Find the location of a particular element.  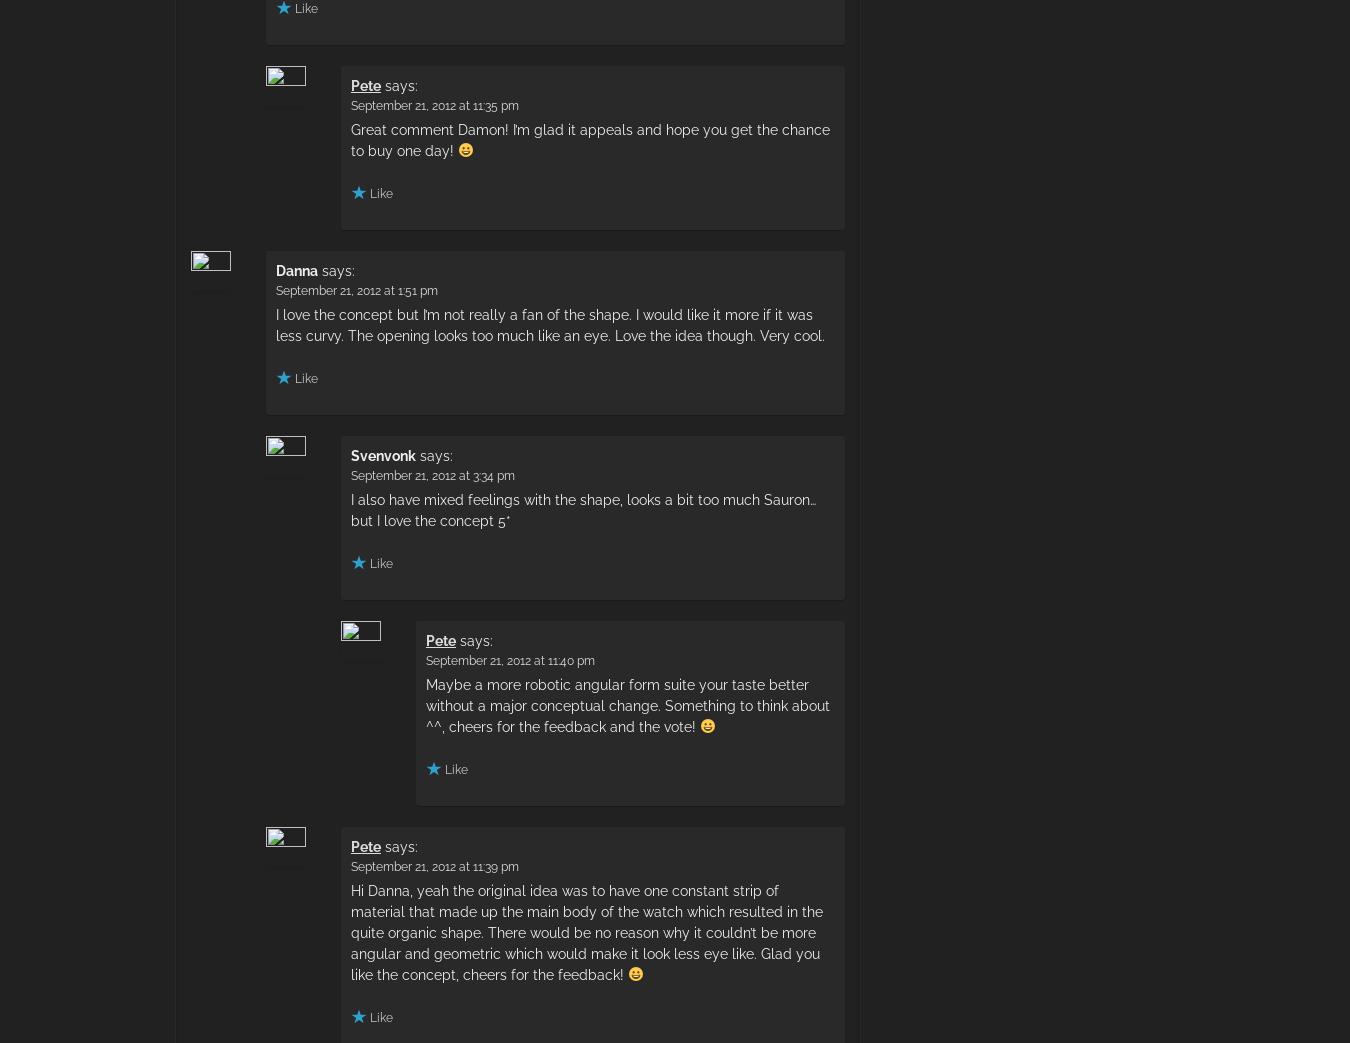

'September 21, 2012 at 11:39 pm' is located at coordinates (434, 866).